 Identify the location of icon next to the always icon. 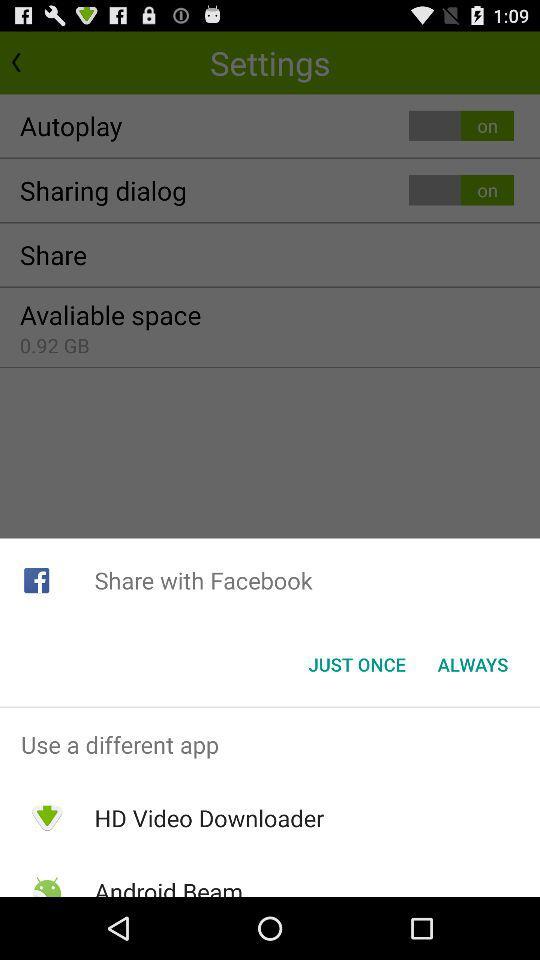
(356, 664).